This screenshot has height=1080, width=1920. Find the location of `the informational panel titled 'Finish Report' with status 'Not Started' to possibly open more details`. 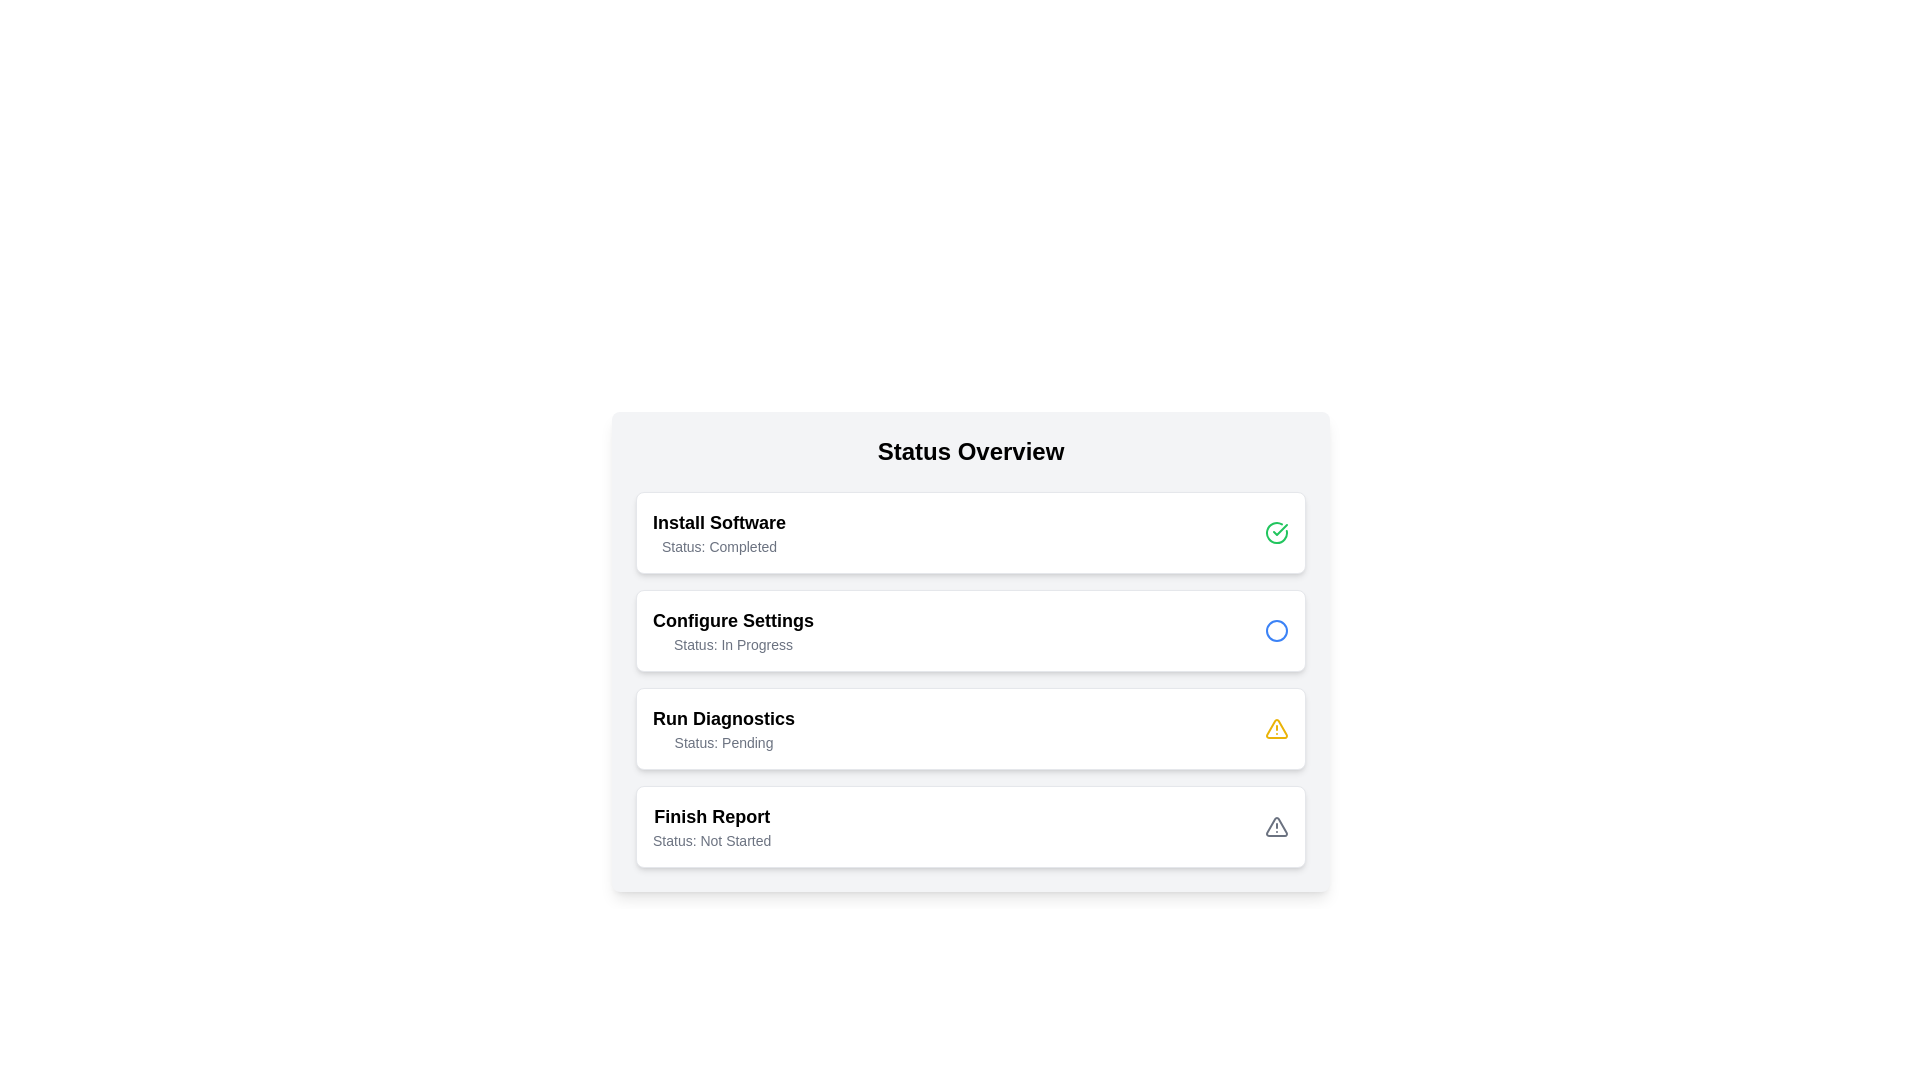

the informational panel titled 'Finish Report' with status 'Not Started' to possibly open more details is located at coordinates (970, 826).